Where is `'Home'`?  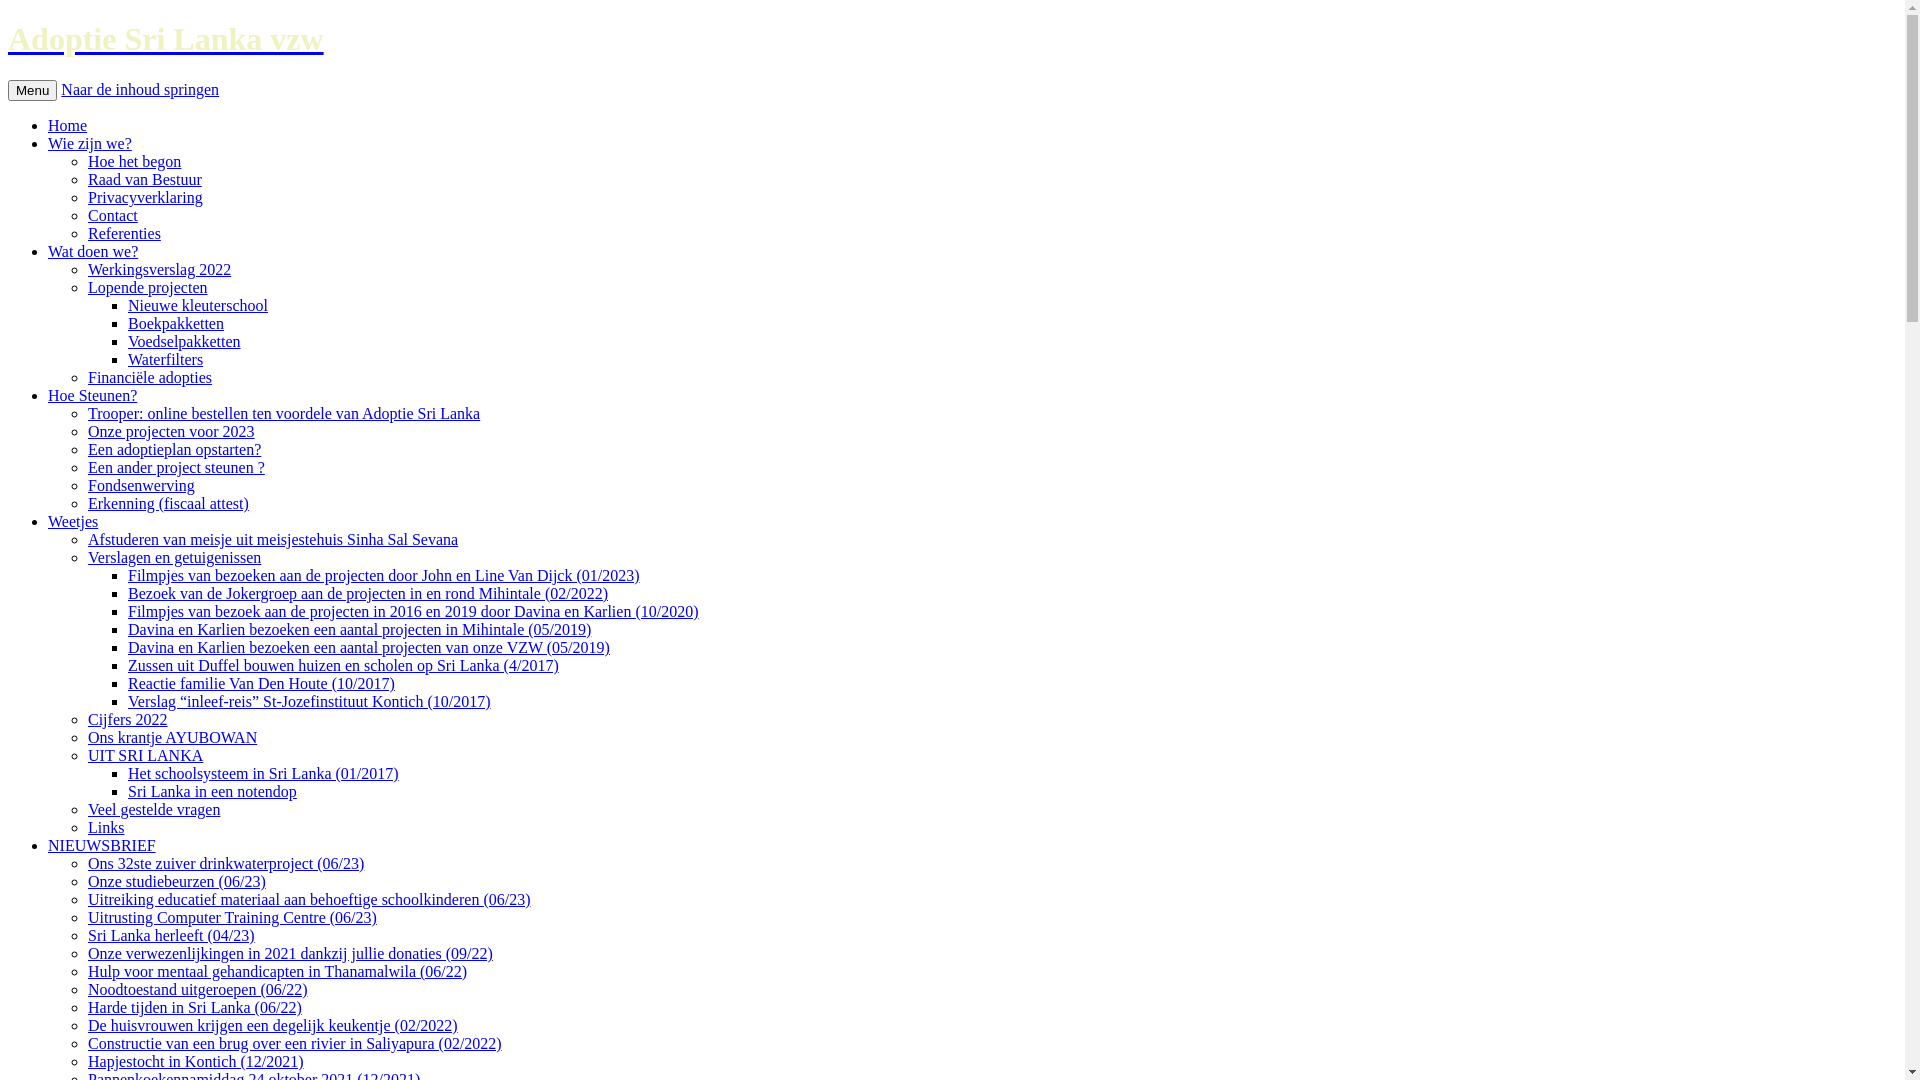
'Home' is located at coordinates (48, 125).